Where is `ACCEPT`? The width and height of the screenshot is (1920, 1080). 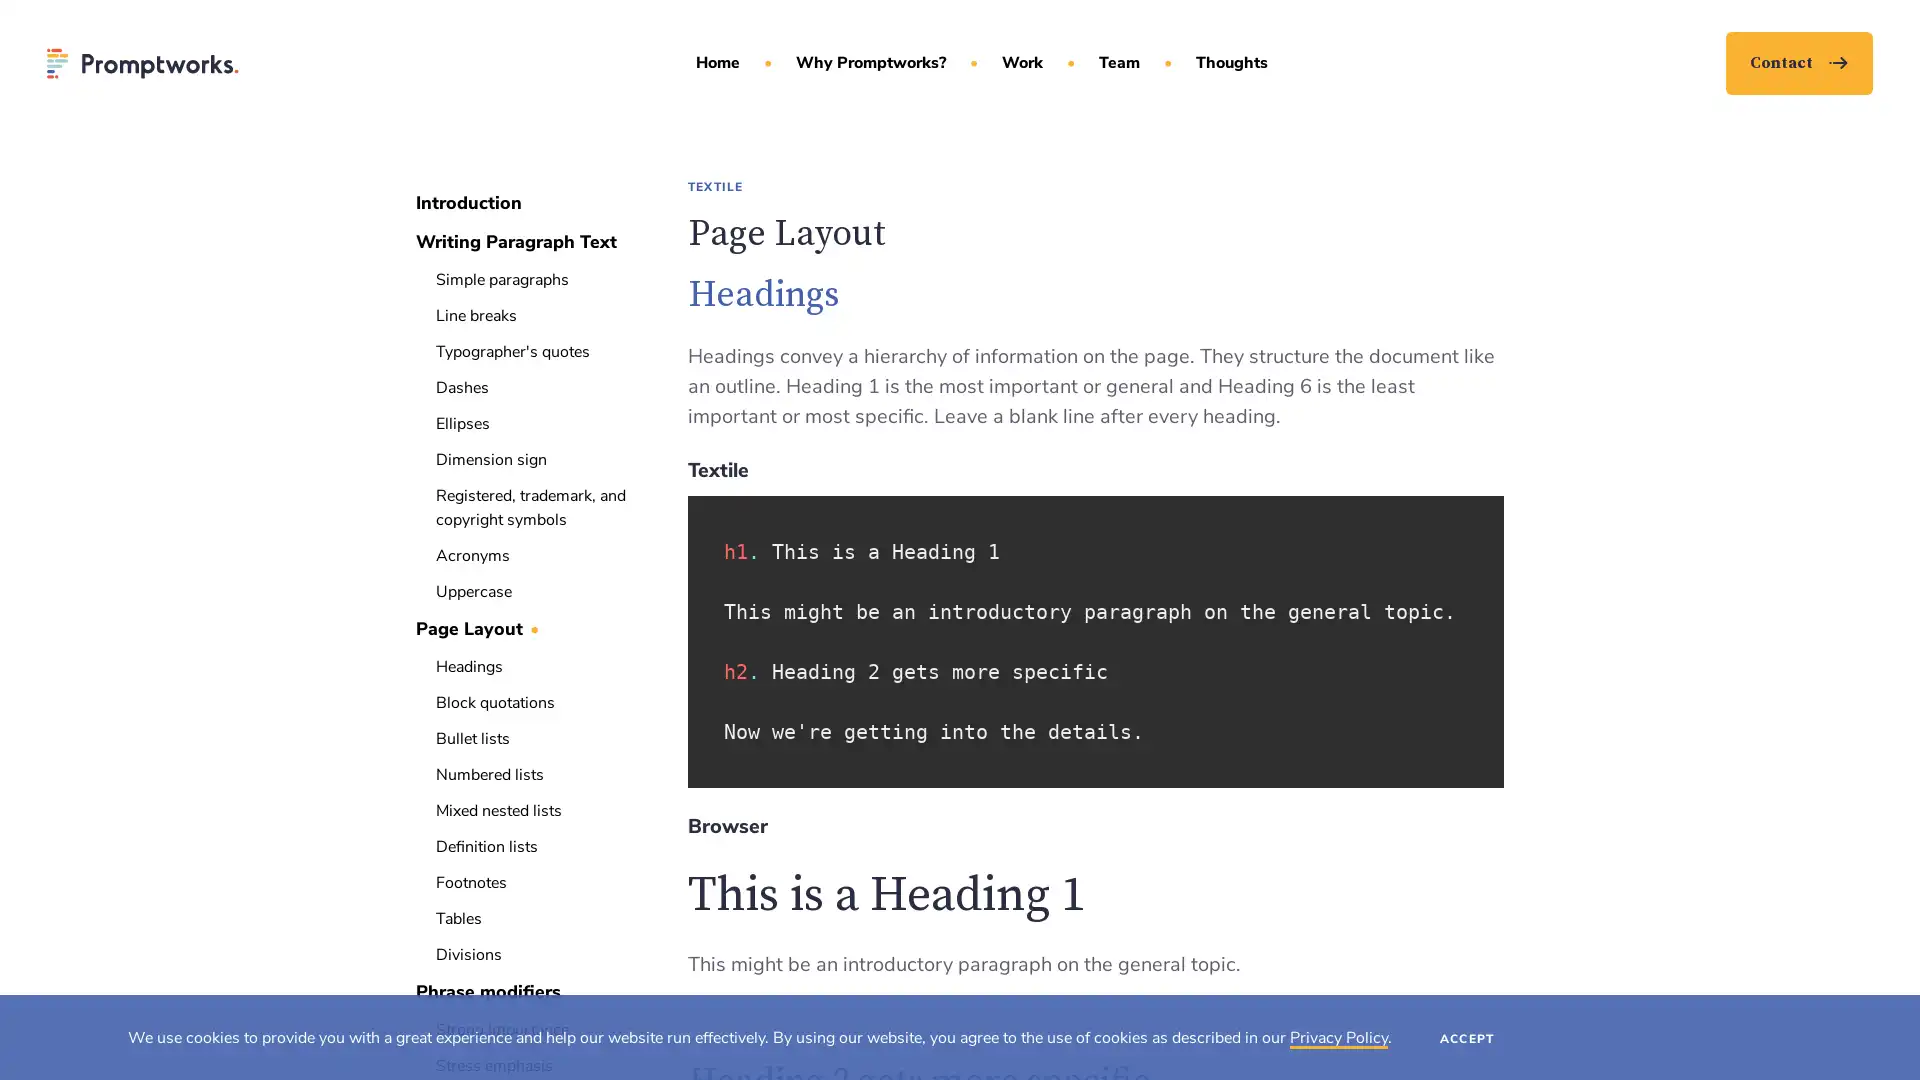
ACCEPT is located at coordinates (1467, 1036).